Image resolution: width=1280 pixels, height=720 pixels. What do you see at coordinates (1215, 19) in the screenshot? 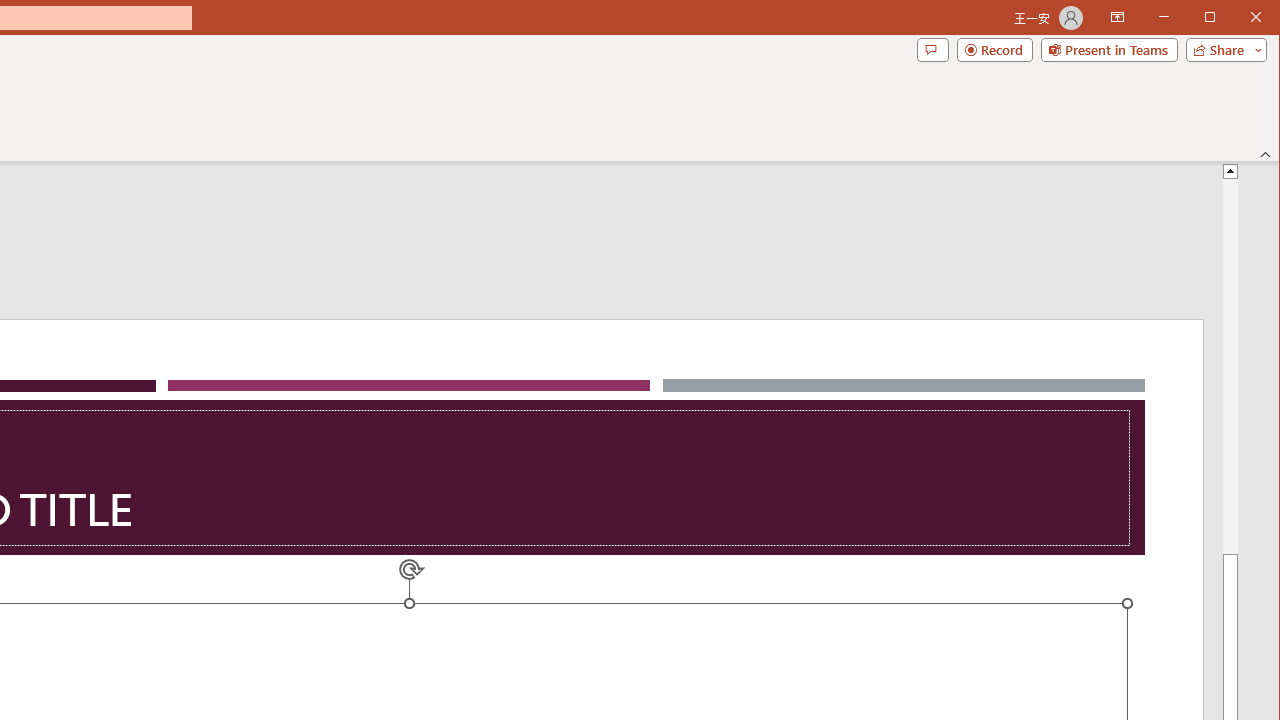
I see `'Minimize'` at bounding box center [1215, 19].